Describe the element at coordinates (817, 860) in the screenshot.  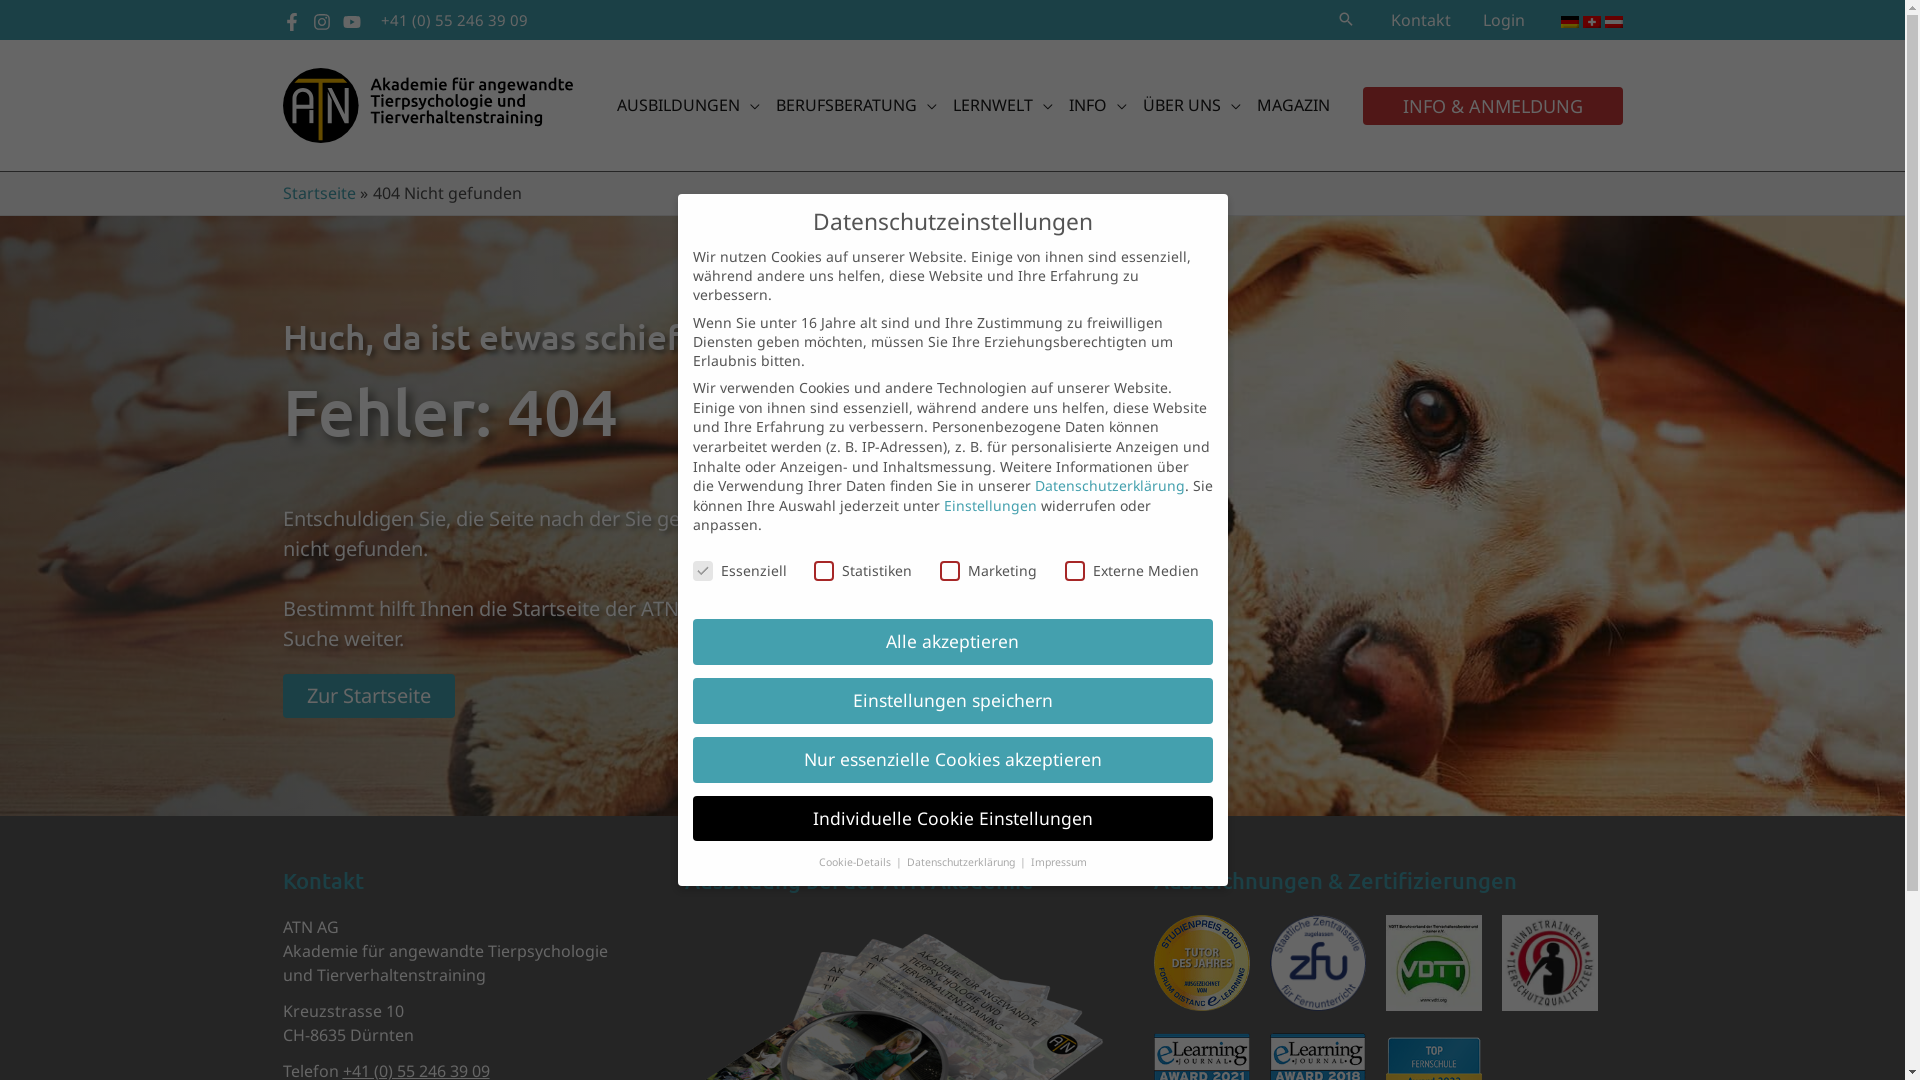
I see `'Cookie-Details'` at that location.